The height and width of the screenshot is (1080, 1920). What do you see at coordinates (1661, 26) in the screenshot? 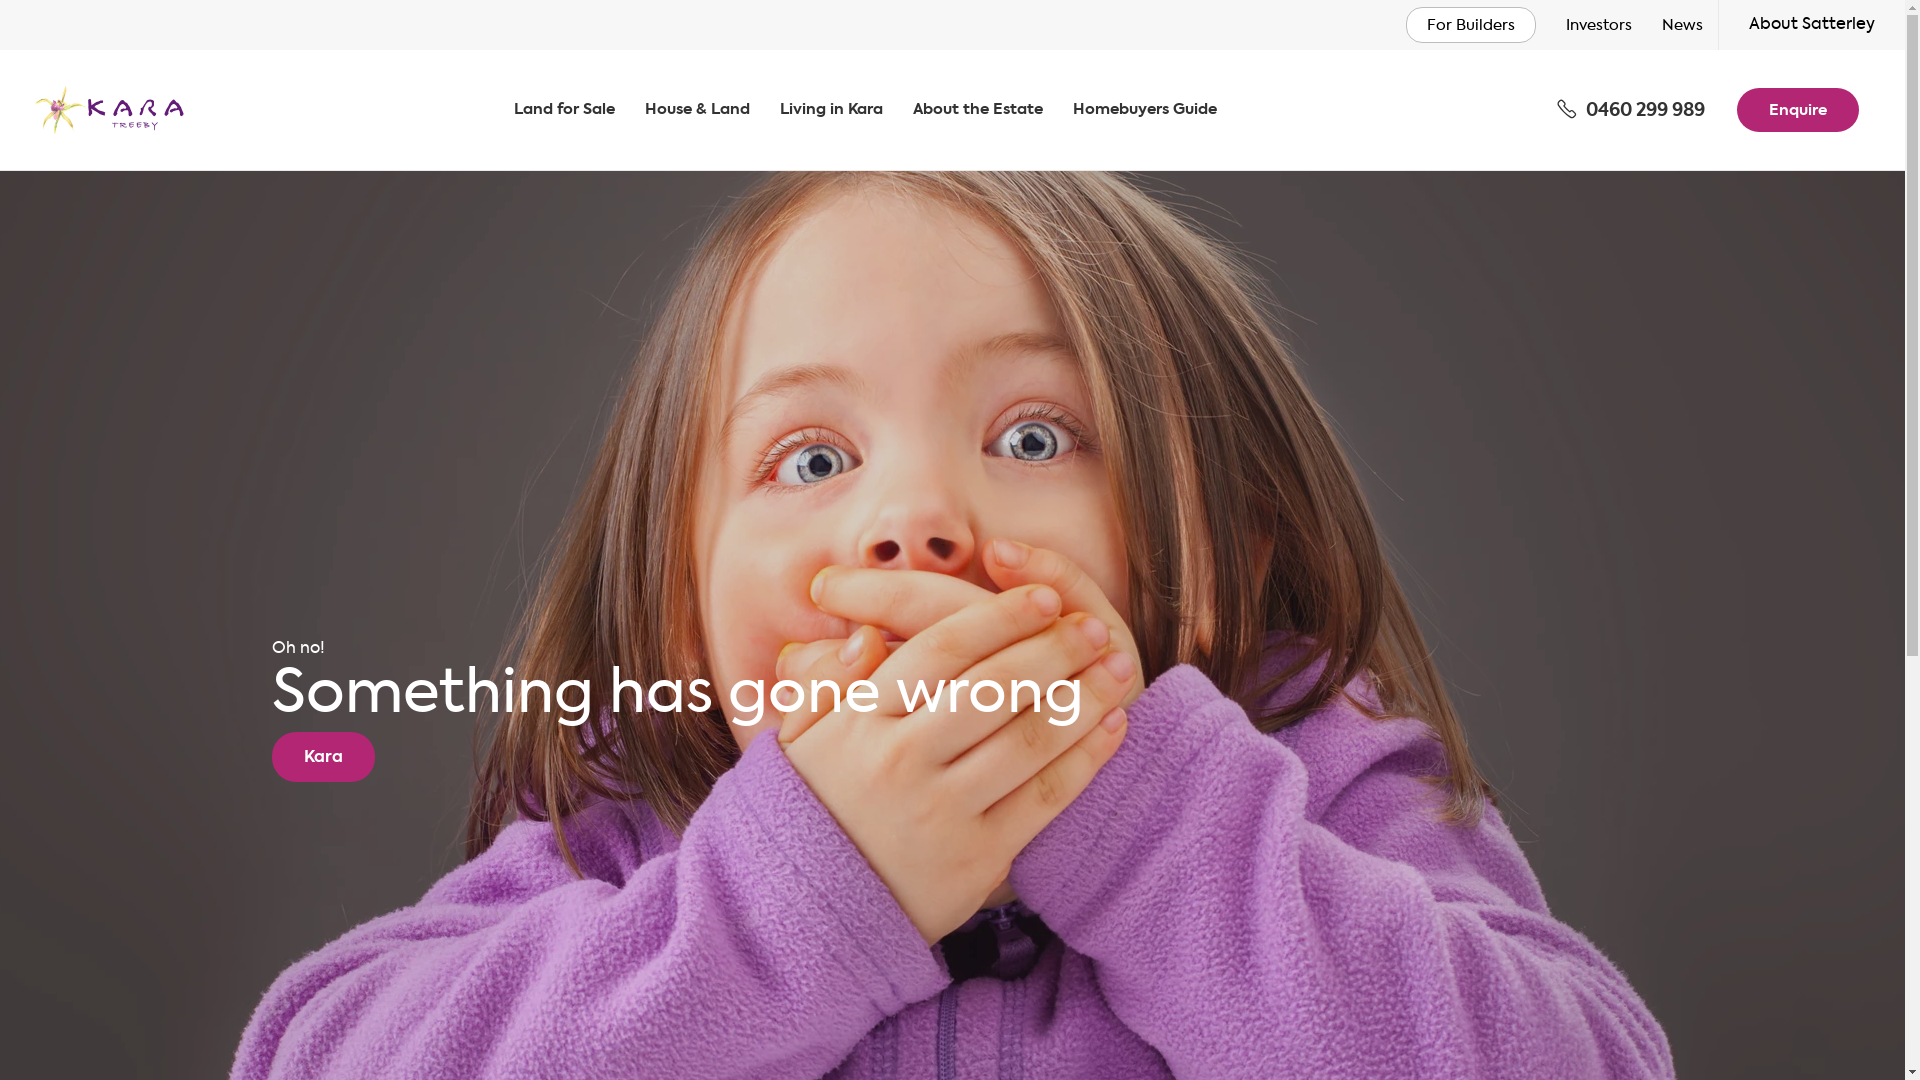
I see `'News'` at bounding box center [1661, 26].